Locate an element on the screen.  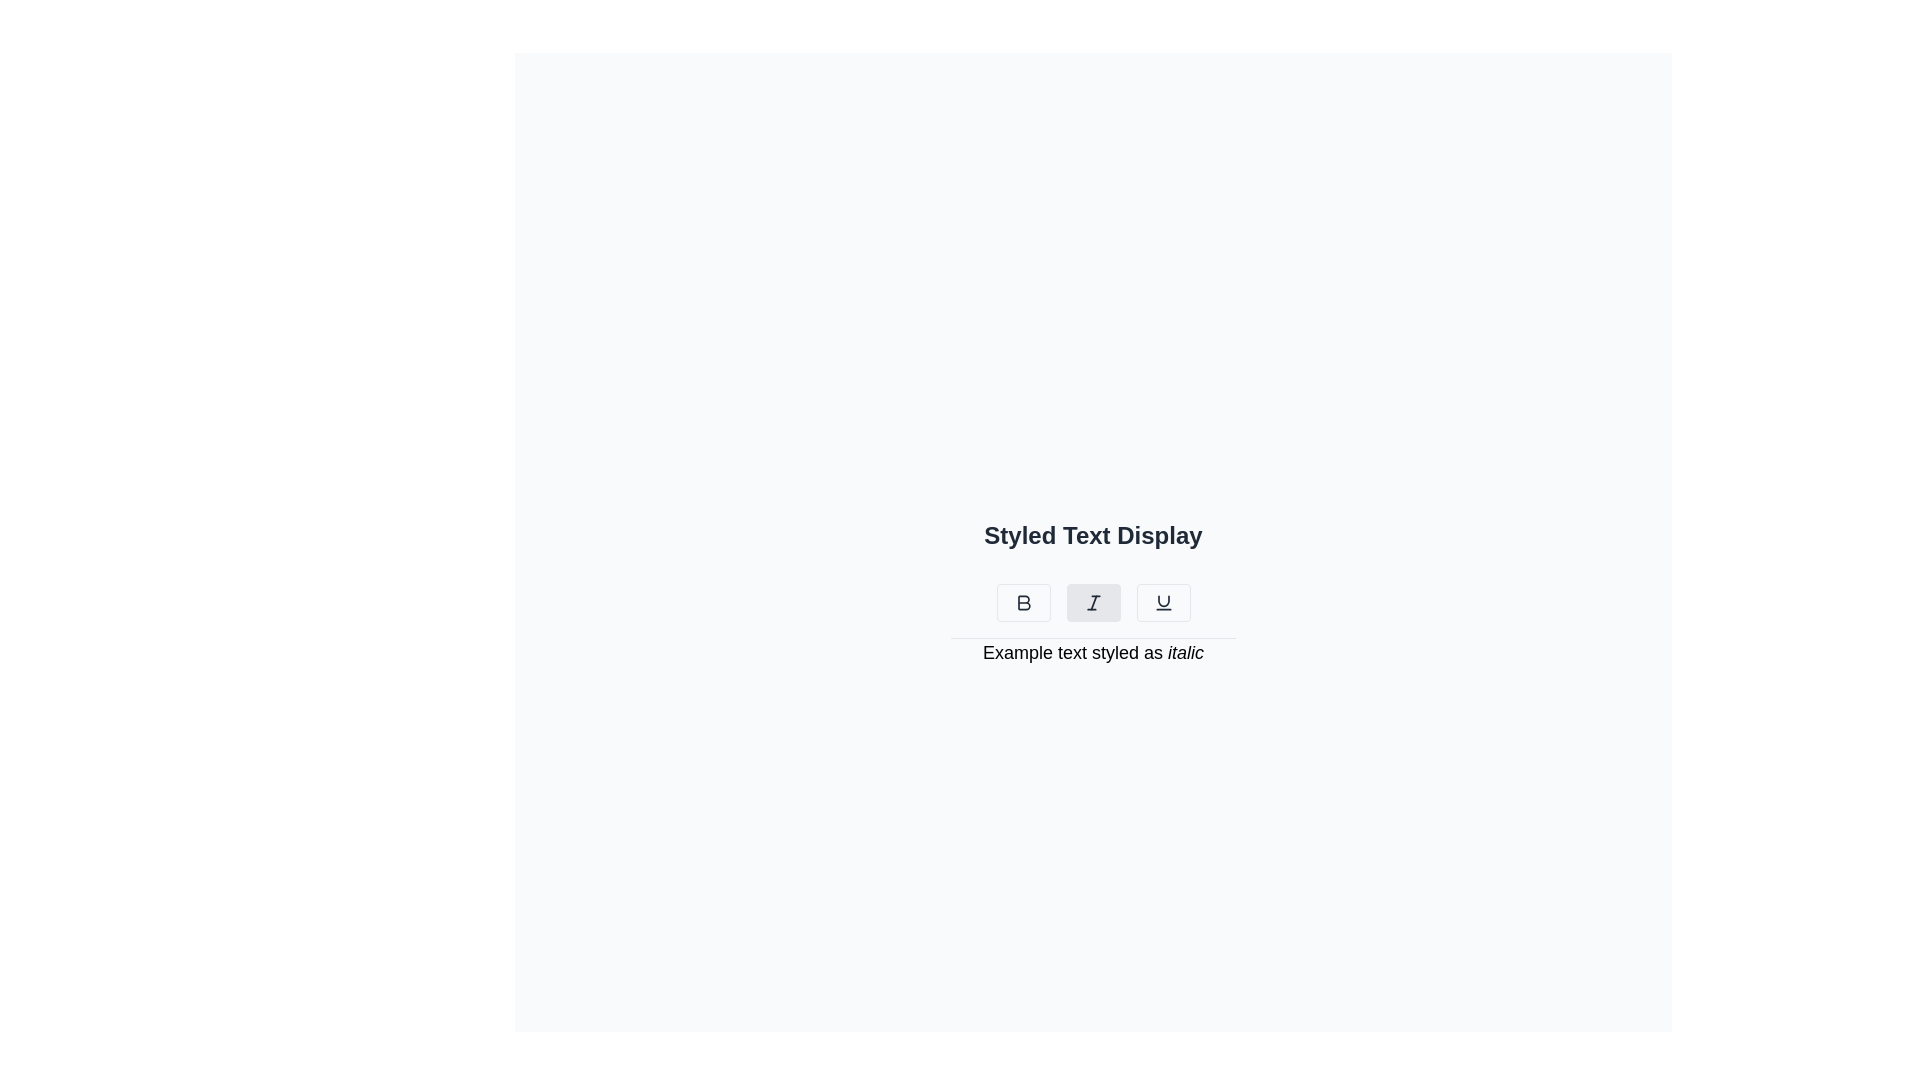
the square button with rounded corners displaying a bold letter 'B' is located at coordinates (1023, 601).